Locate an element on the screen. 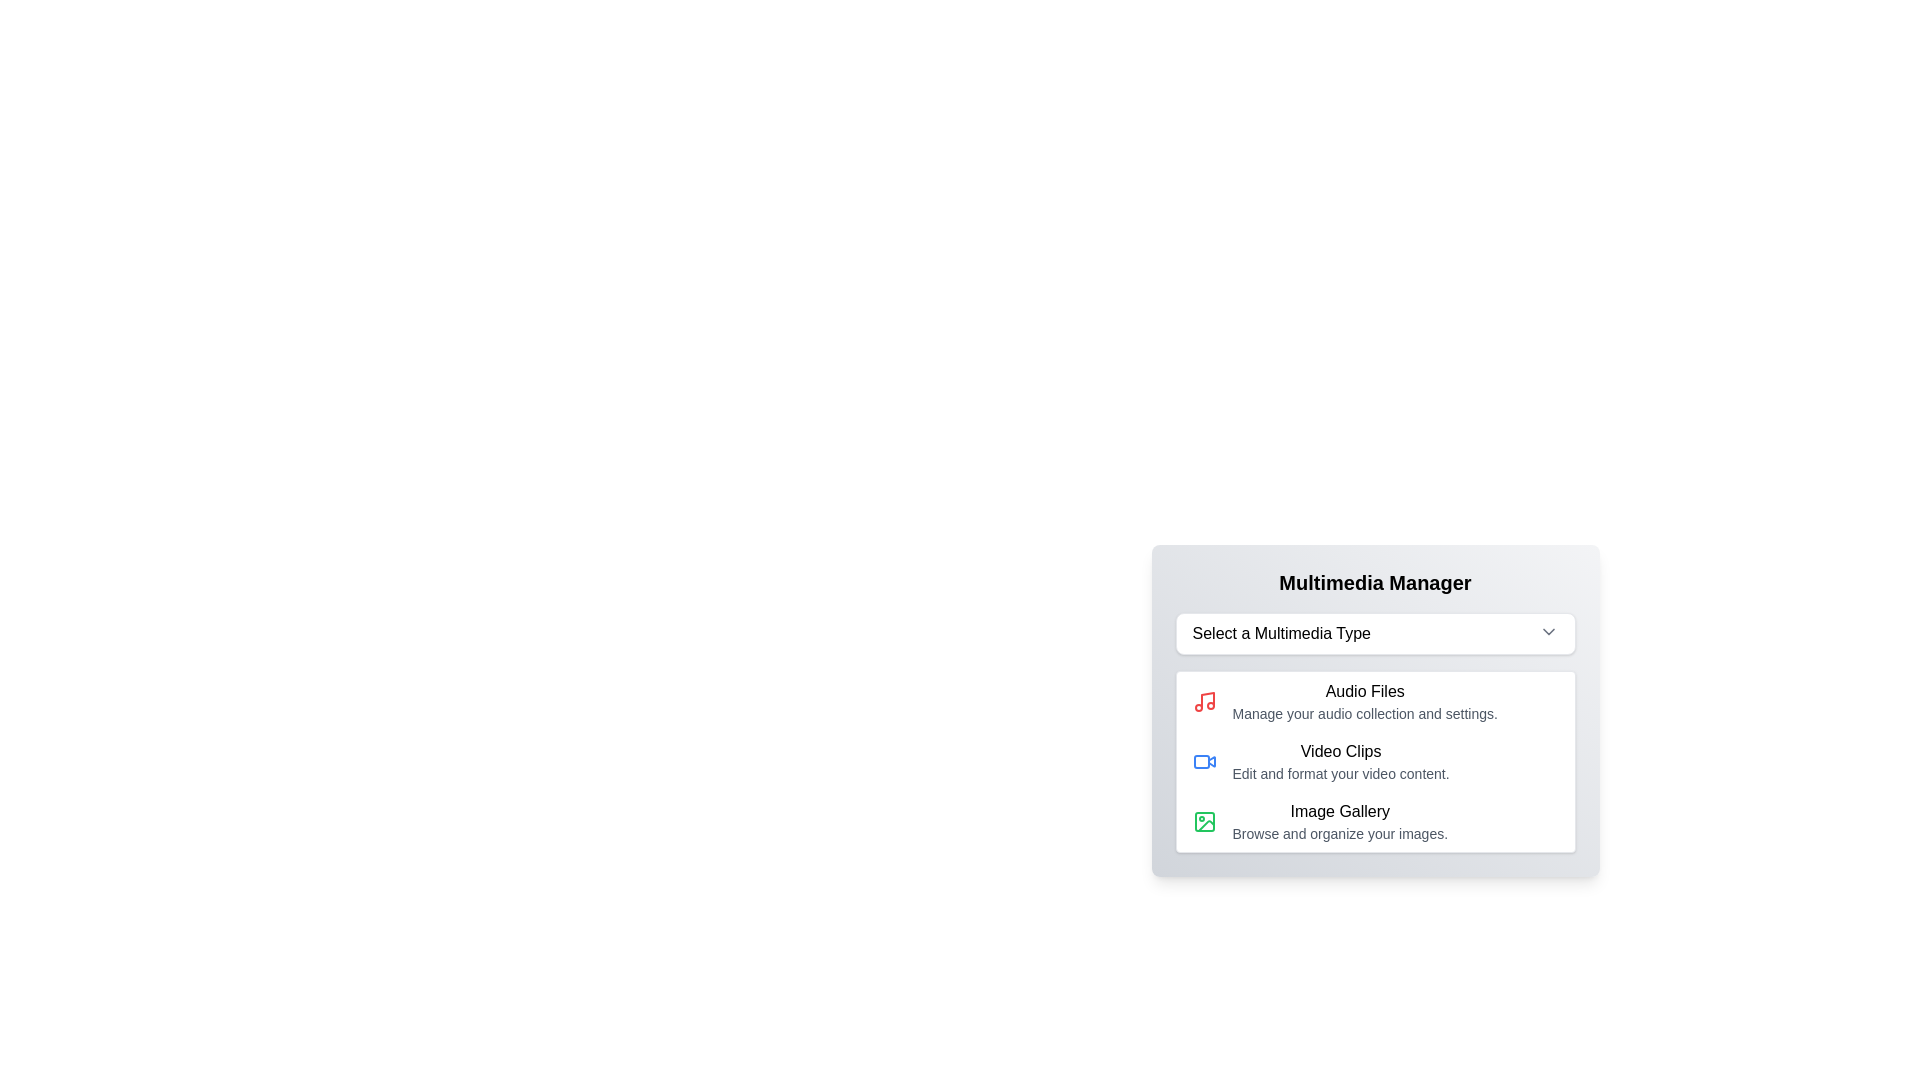 The width and height of the screenshot is (1920, 1080). the 'Audio Files' informational item which includes a title and description, located near a red musical notes icon is located at coordinates (1363, 701).